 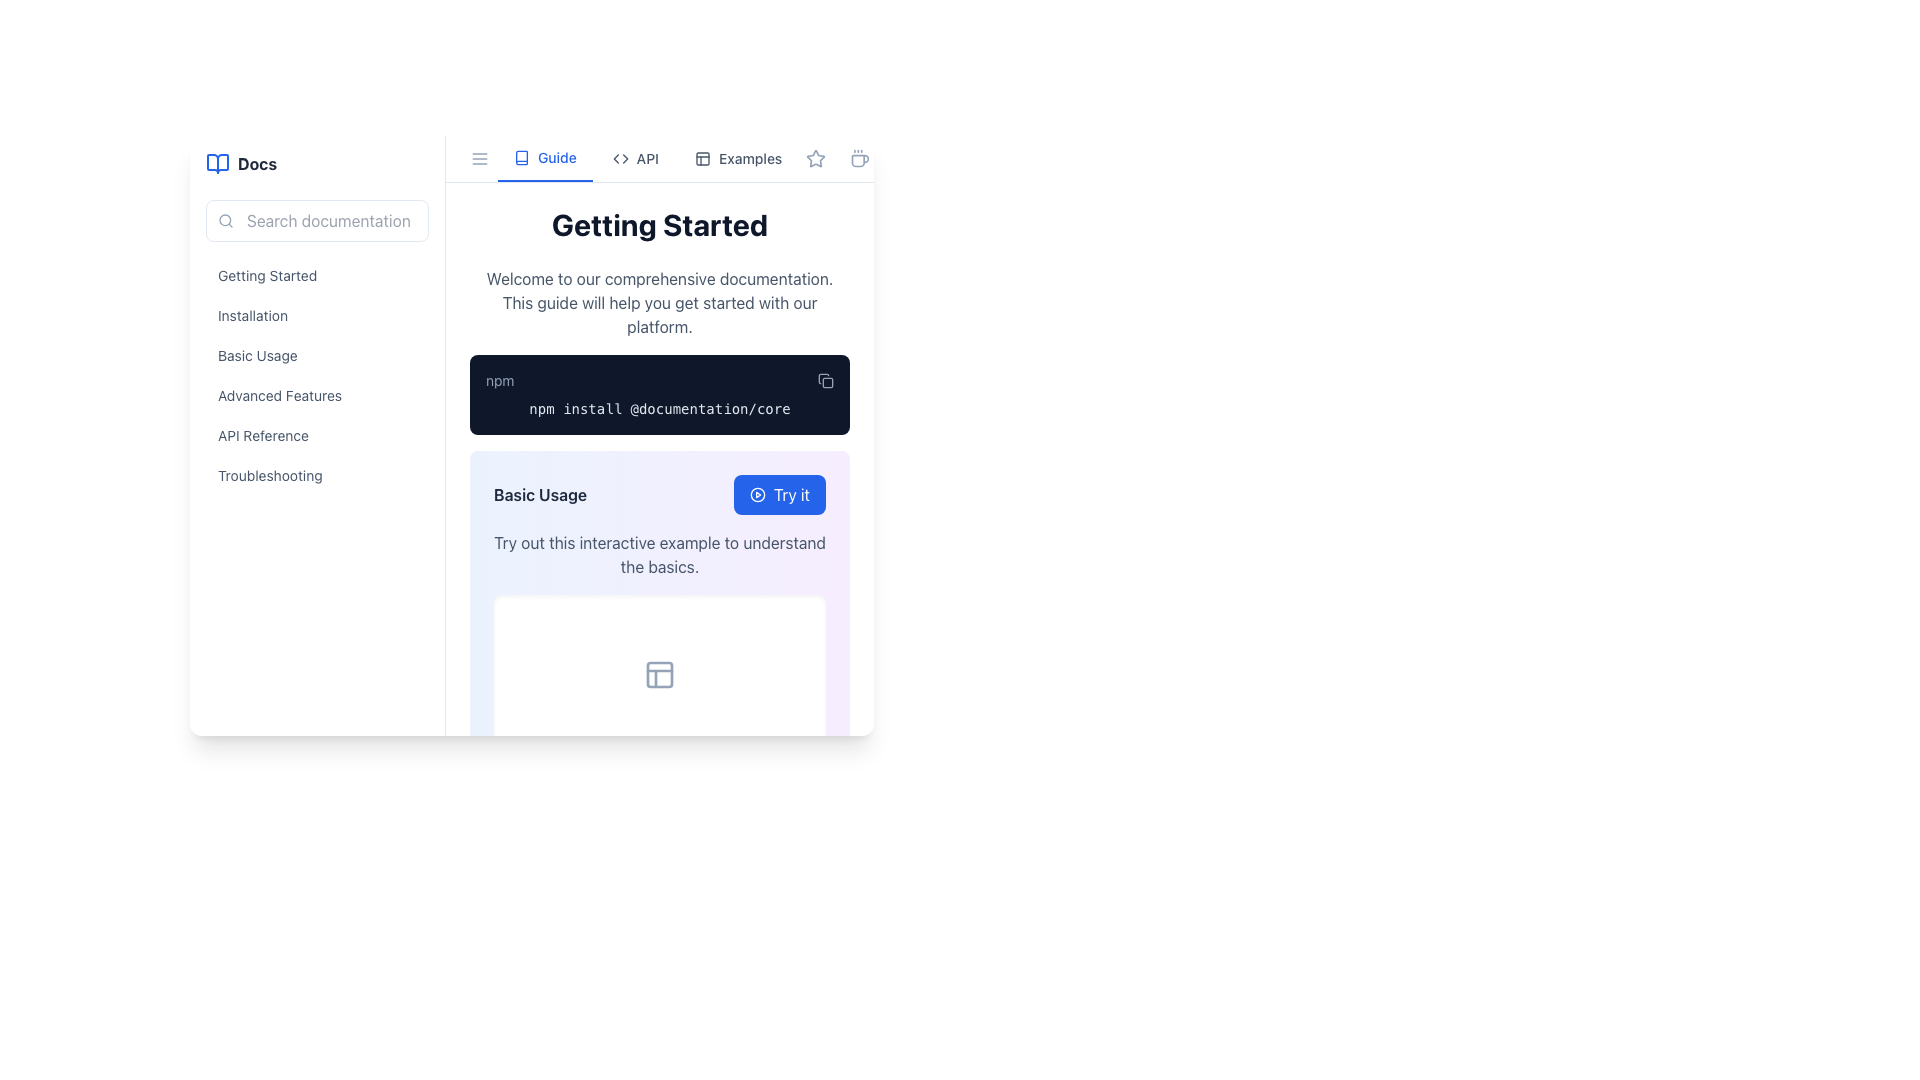 I want to click on the 'Examples' button in the horizontal navigation bar, so click(x=737, y=157).